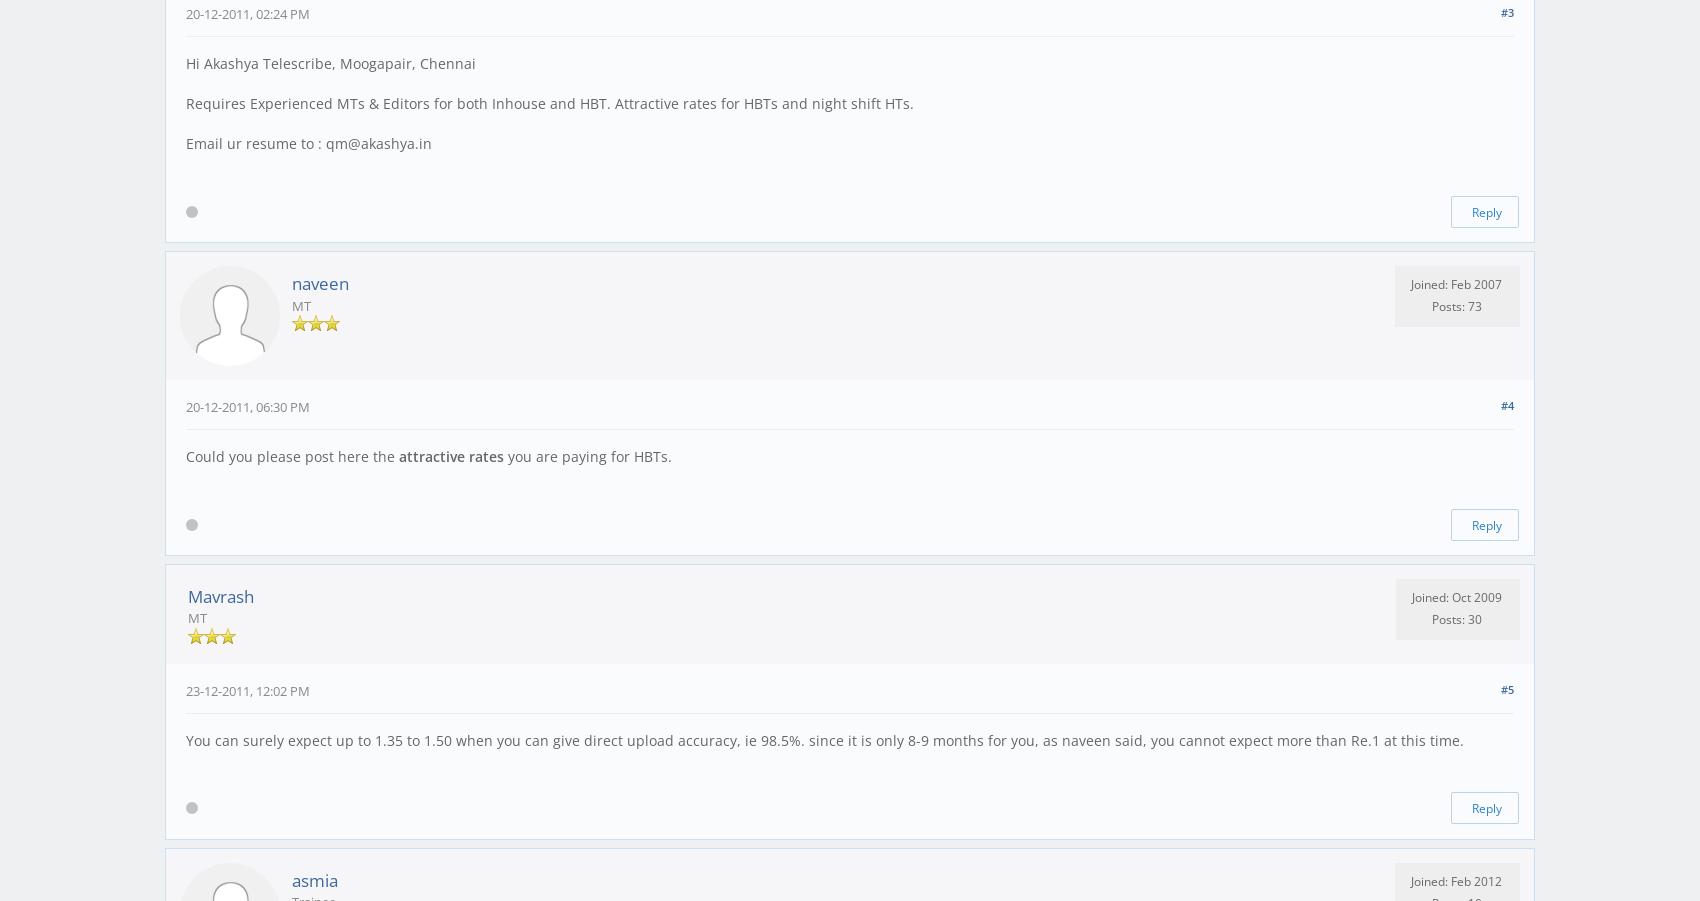  Describe the element at coordinates (221, 595) in the screenshot. I see `'Mavrash'` at that location.